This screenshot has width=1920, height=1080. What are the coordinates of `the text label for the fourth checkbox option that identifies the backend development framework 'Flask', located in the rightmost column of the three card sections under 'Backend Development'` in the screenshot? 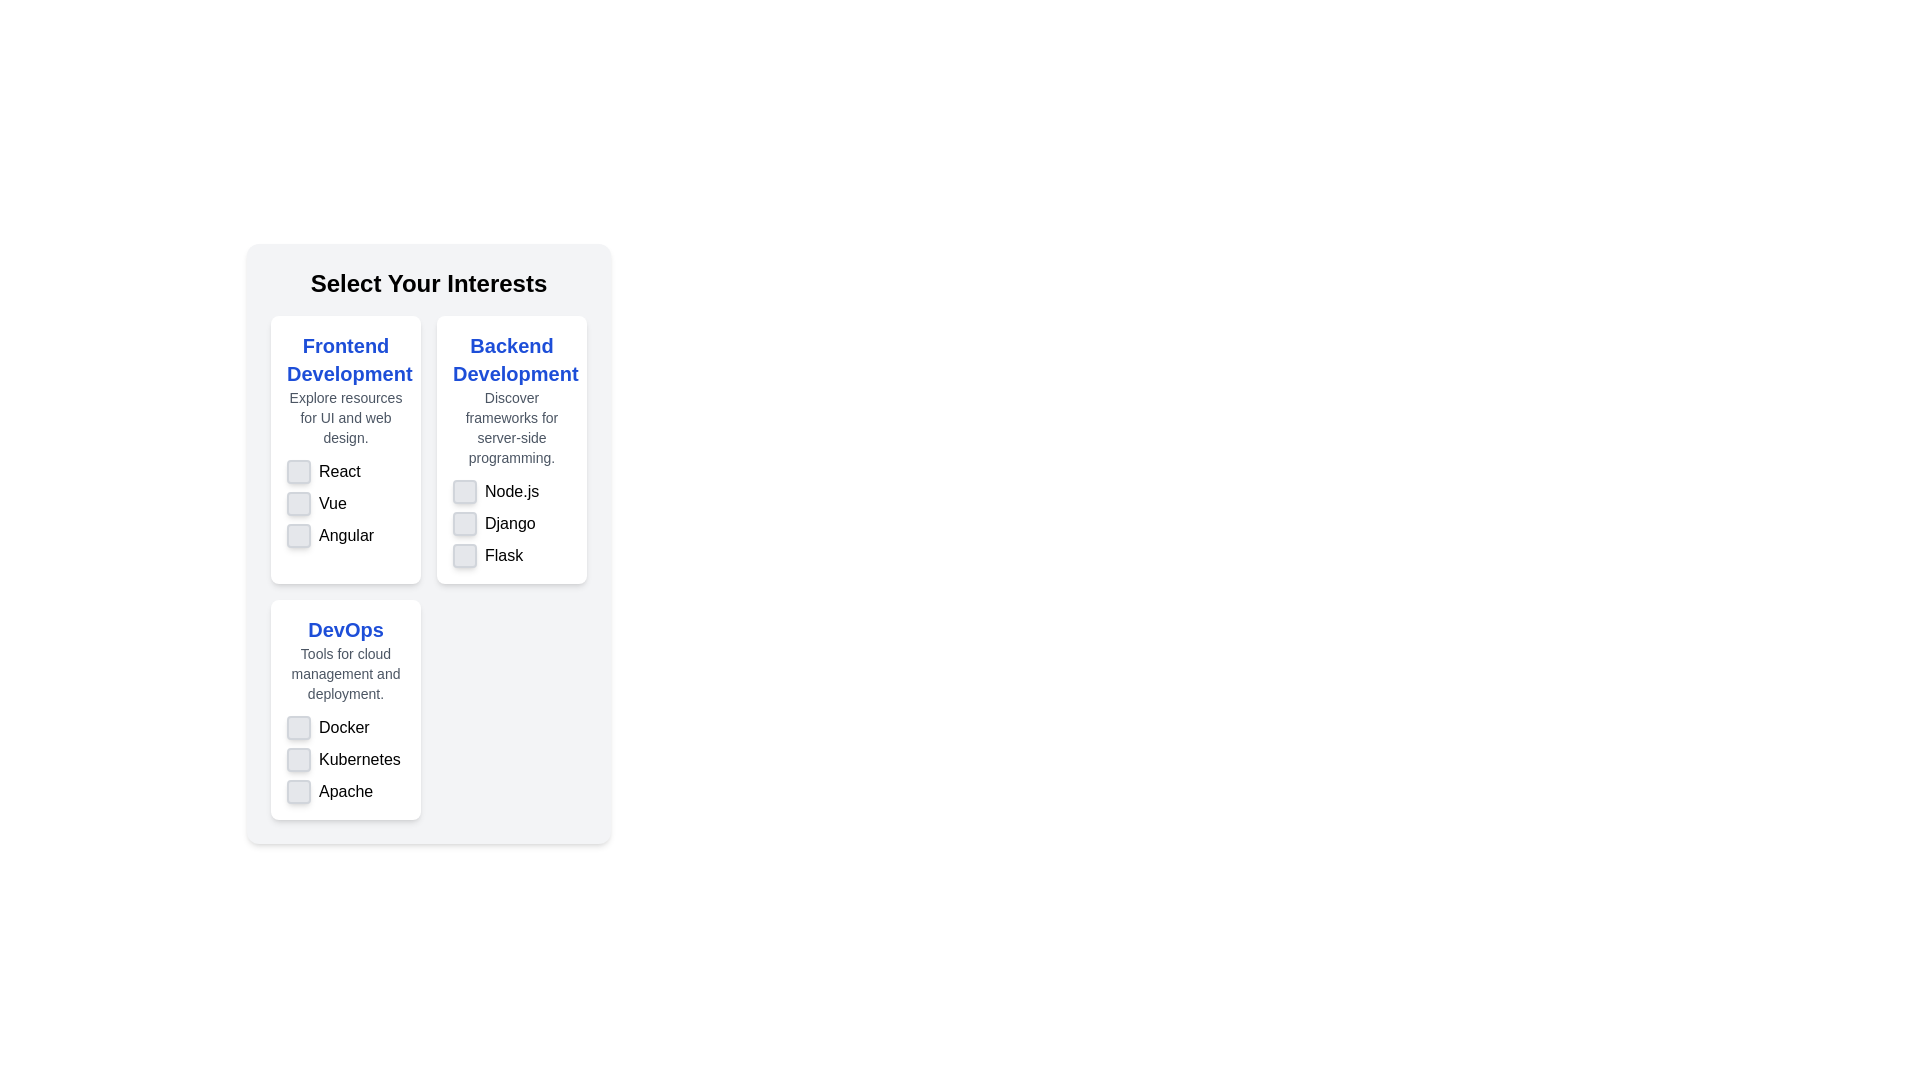 It's located at (504, 555).